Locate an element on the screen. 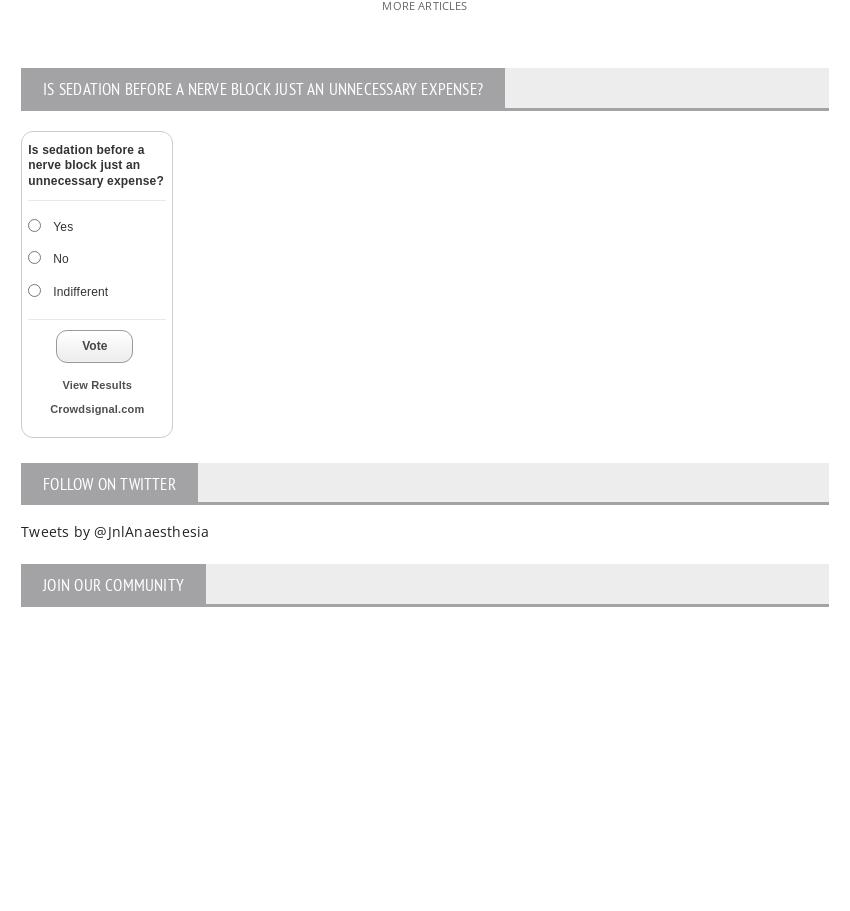  'FOLLOW ON TWITTER' is located at coordinates (42, 482).